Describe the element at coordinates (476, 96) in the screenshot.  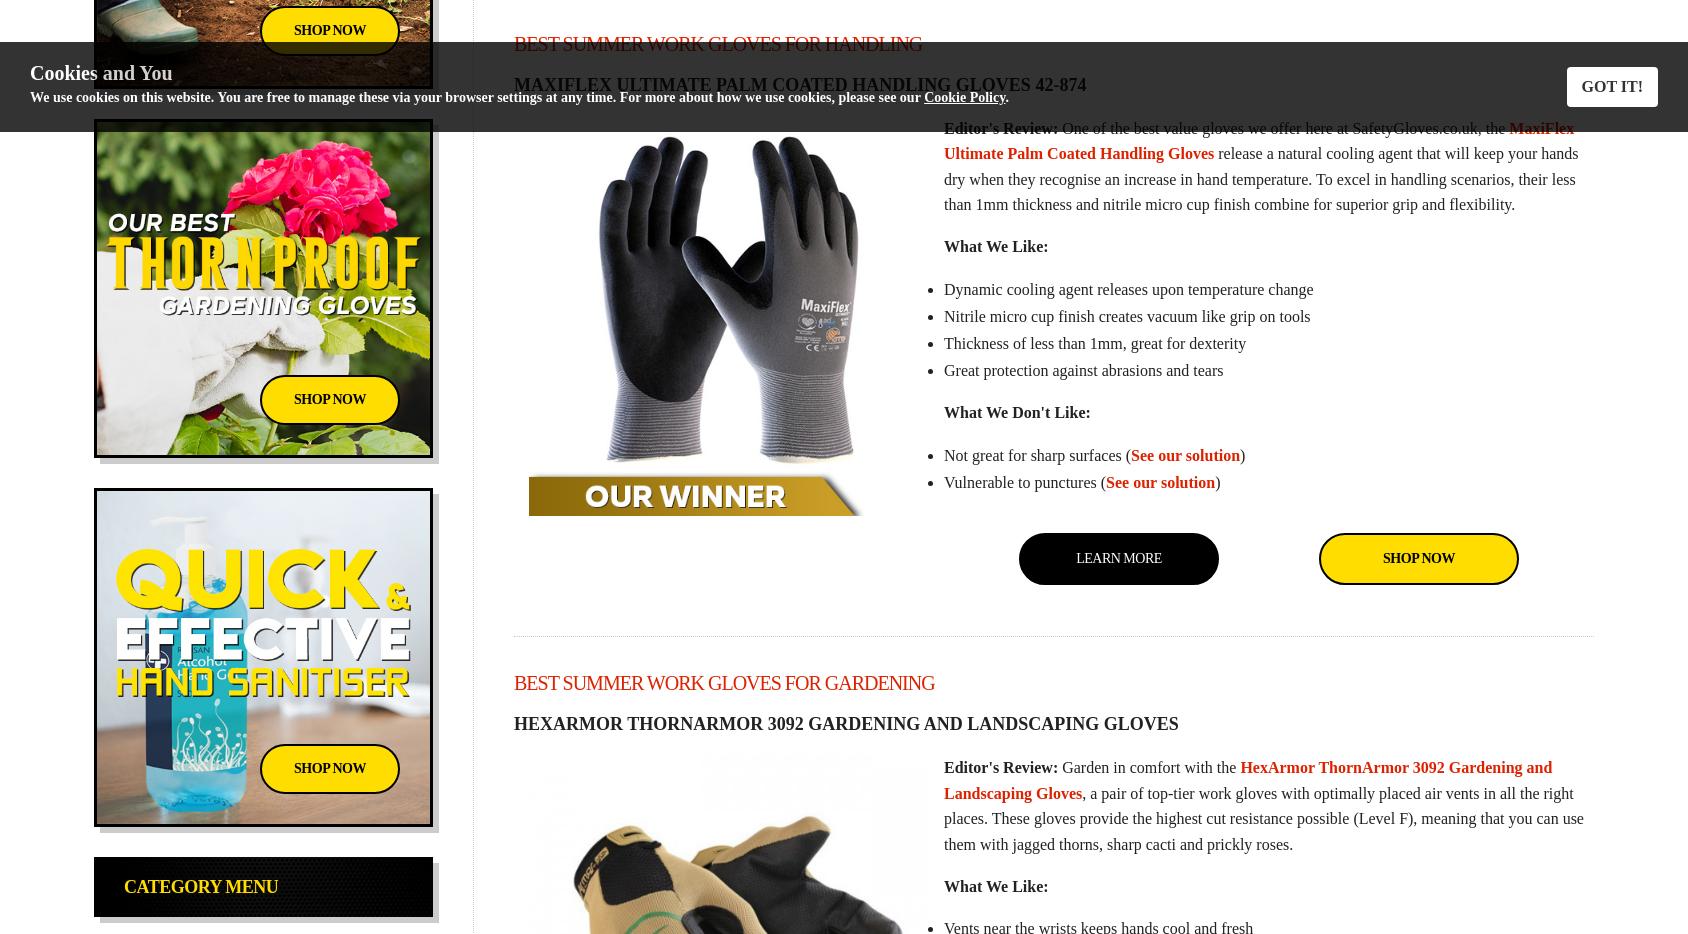
I see `'We use cookies on this website. You are free to manage these via your browser settings at any time. For more about how we use cookies, please see our'` at that location.